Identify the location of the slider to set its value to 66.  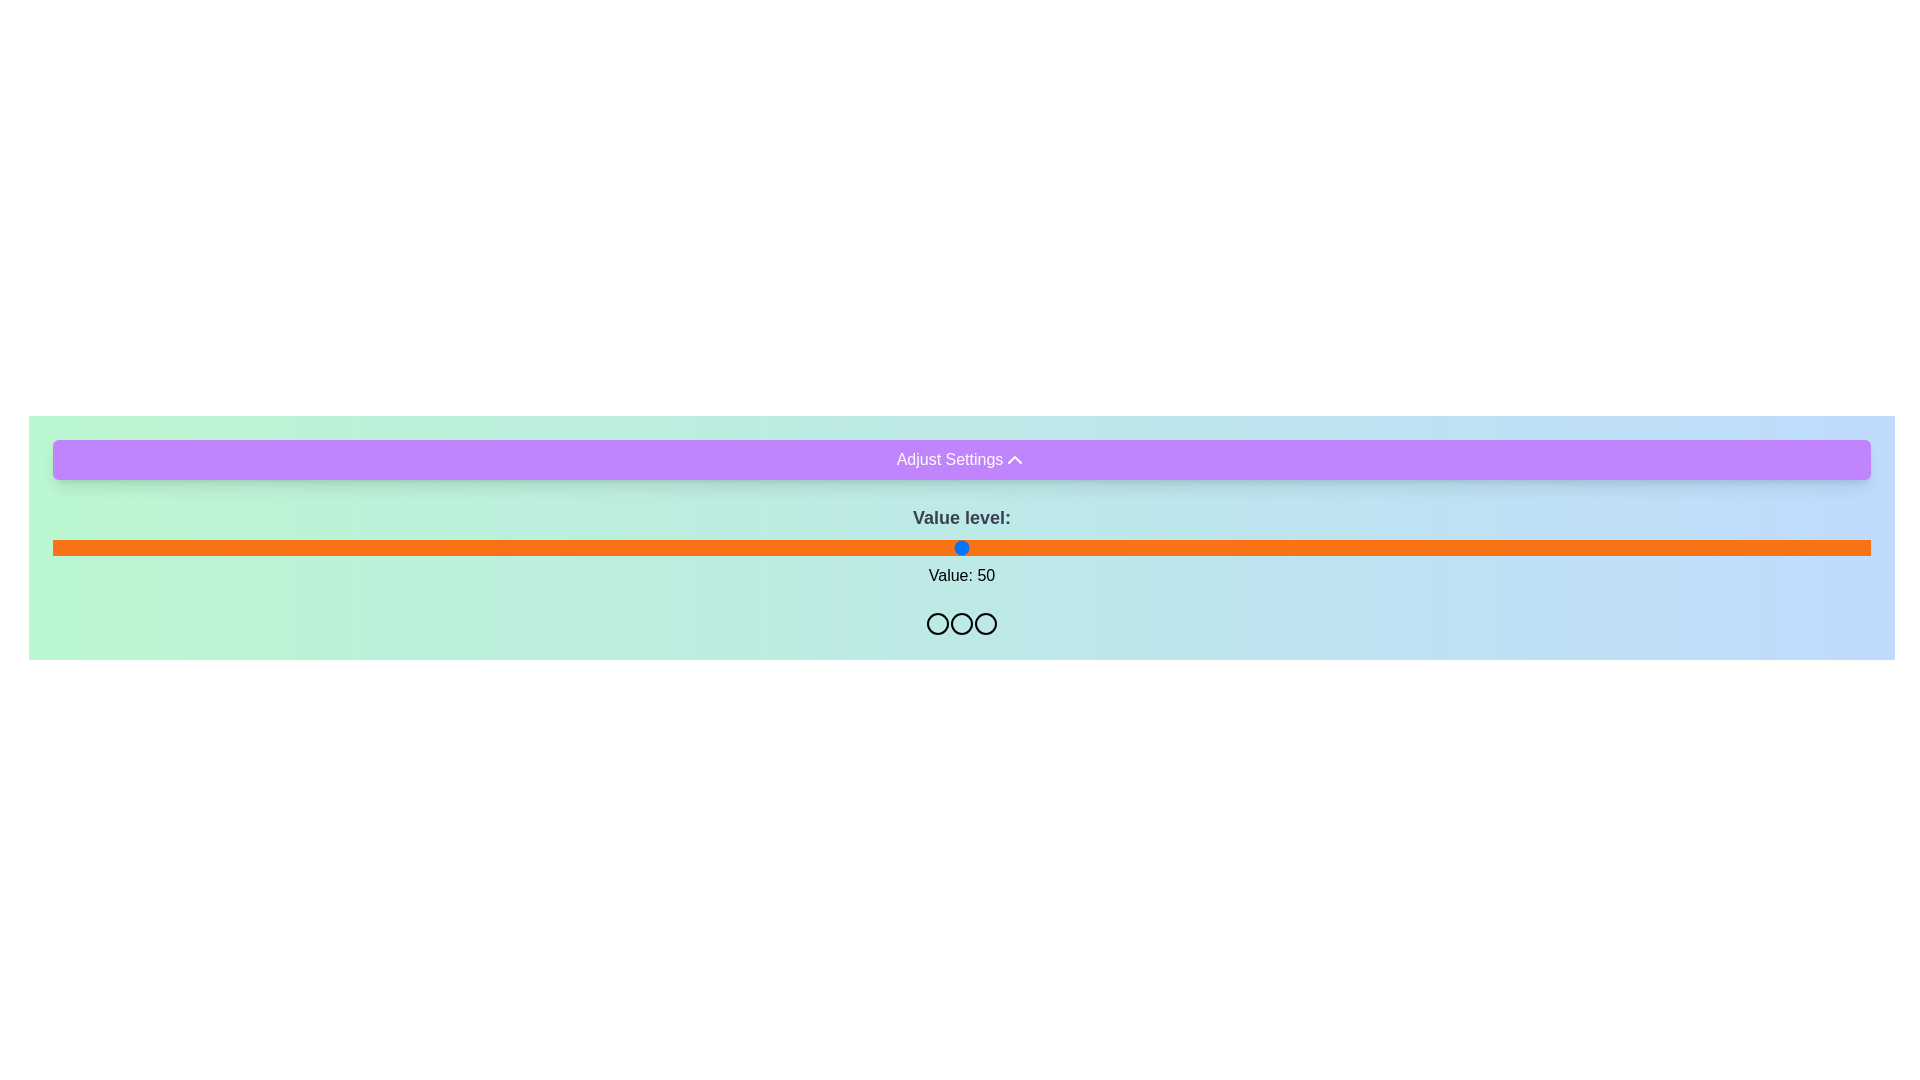
(1251, 547).